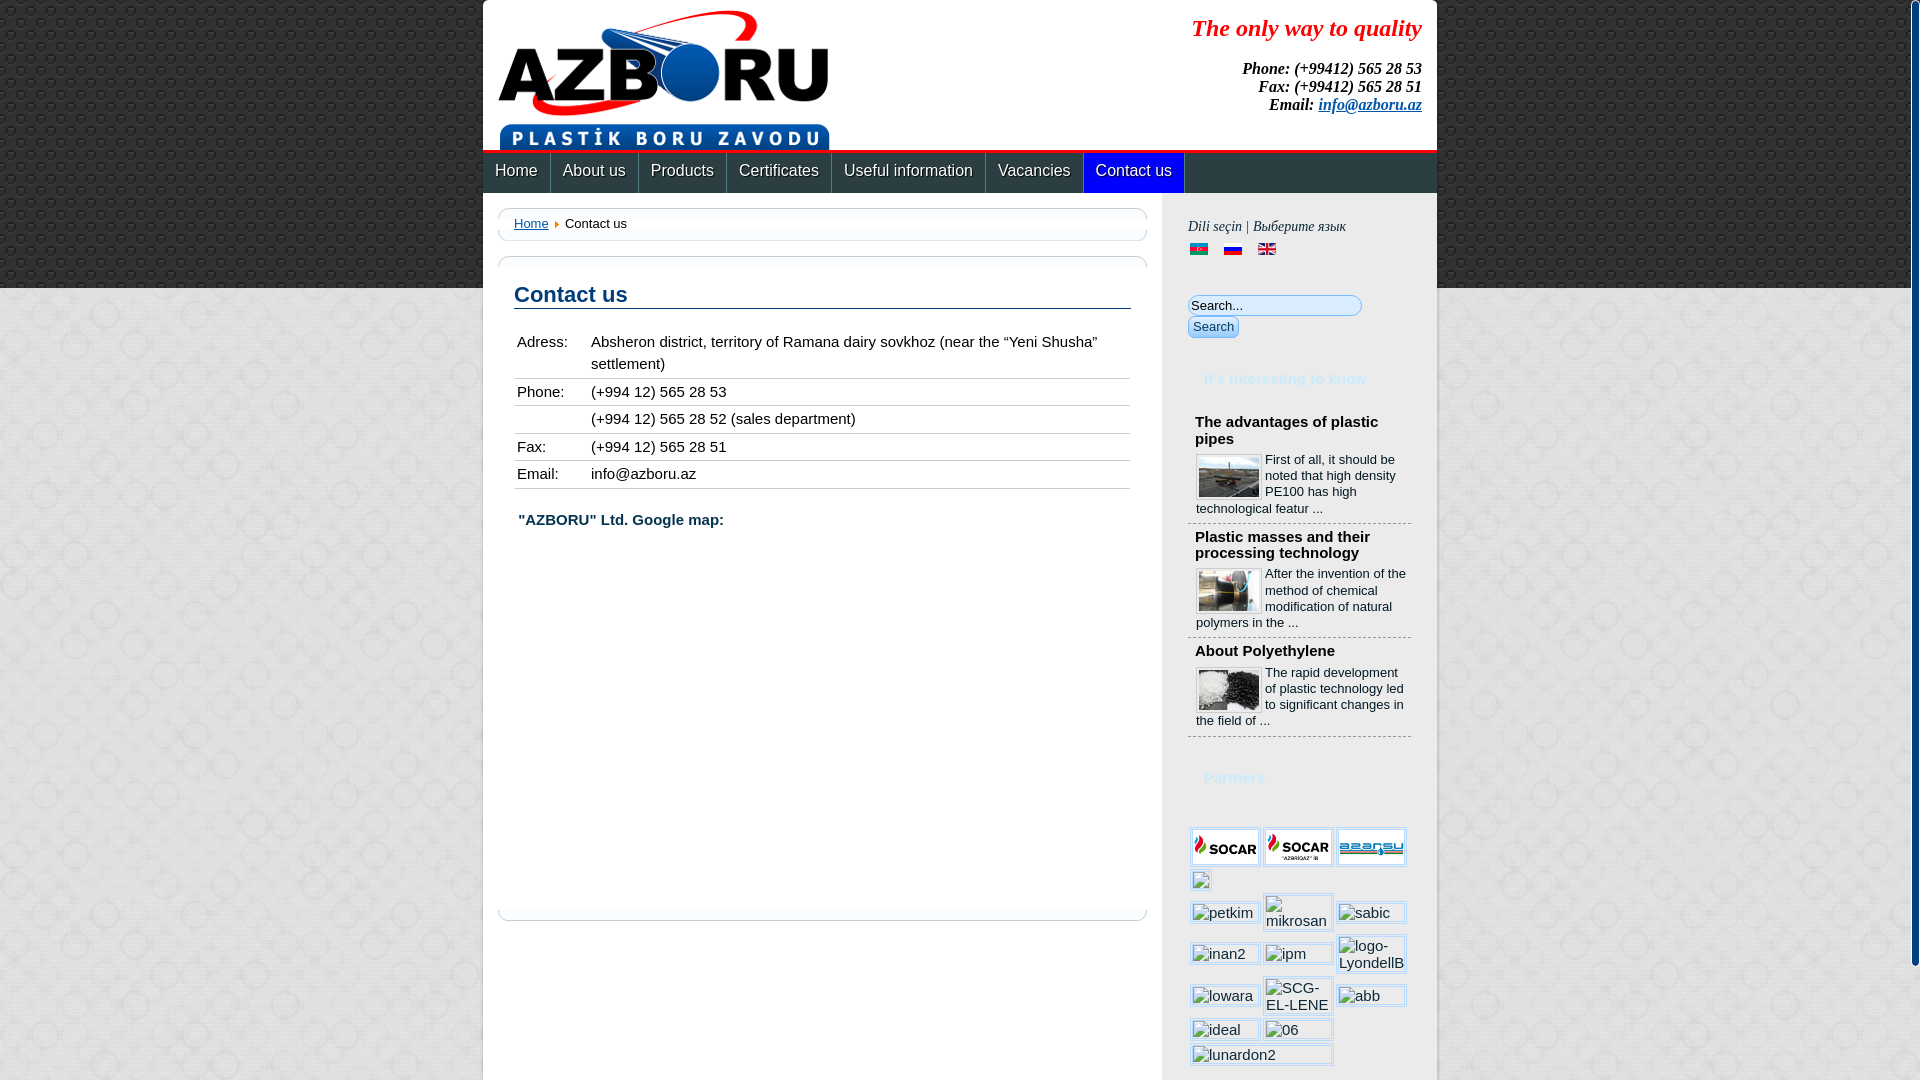  Describe the element at coordinates (1195, 428) in the screenshot. I see `'The advantages of plastic pipes'` at that location.